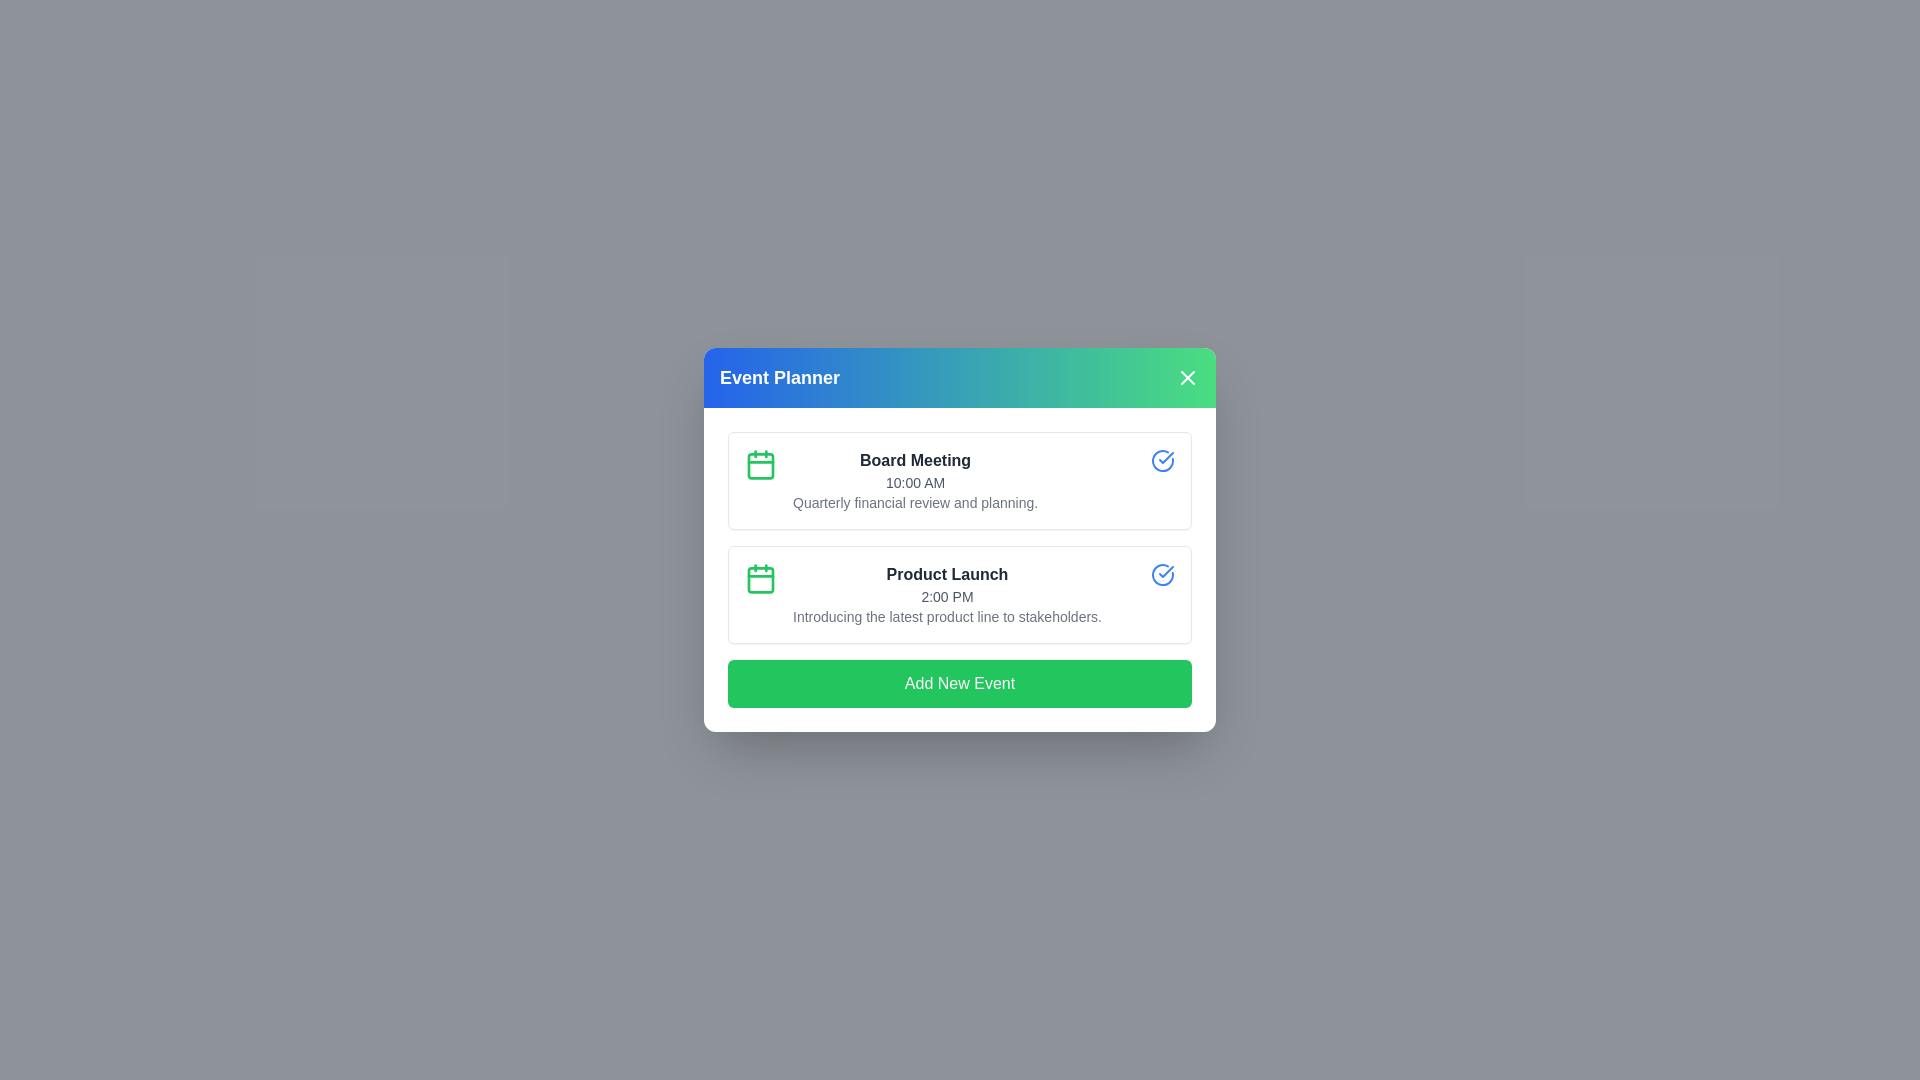 The image size is (1920, 1080). What do you see at coordinates (914, 461) in the screenshot?
I see `text label displaying 'Board Meeting' located at the top of the event block in the event planner interface` at bounding box center [914, 461].